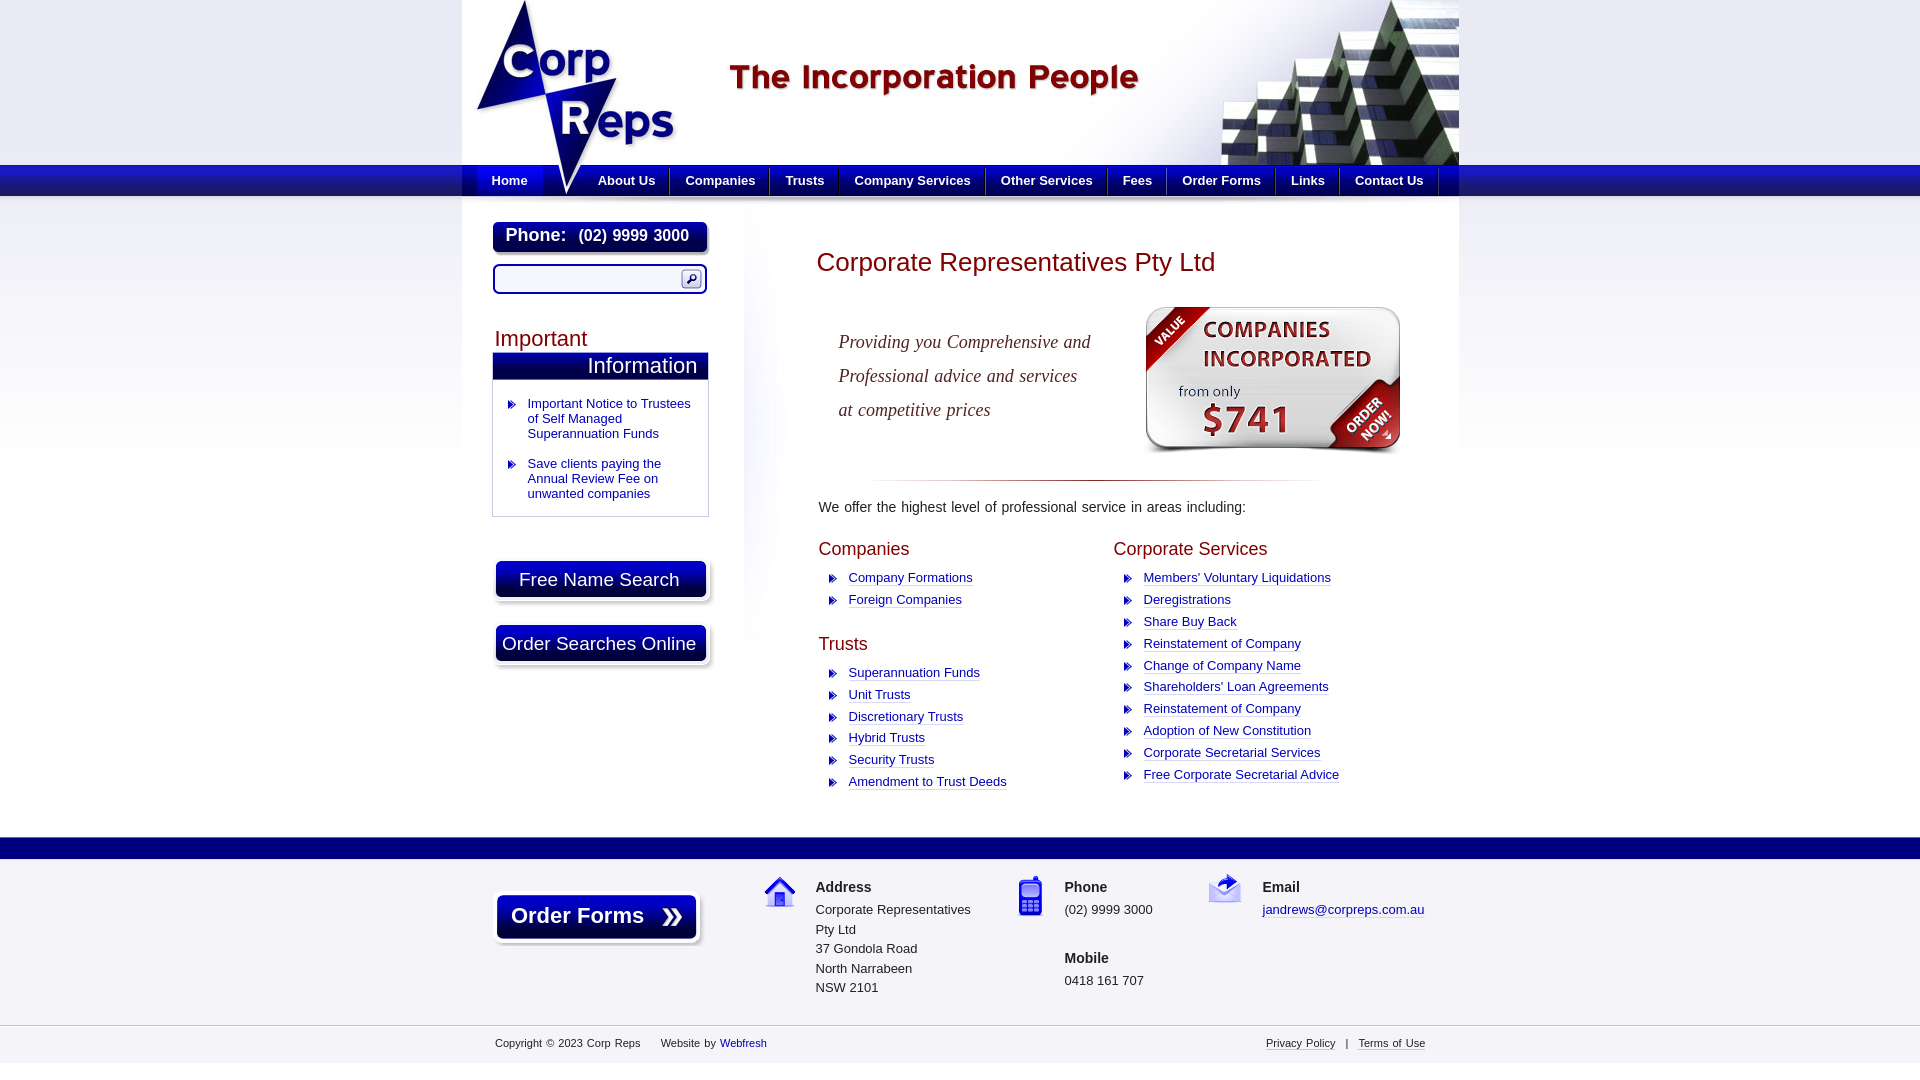 The width and height of the screenshot is (1920, 1080). What do you see at coordinates (603, 581) in the screenshot?
I see `'Free Name Search  '` at bounding box center [603, 581].